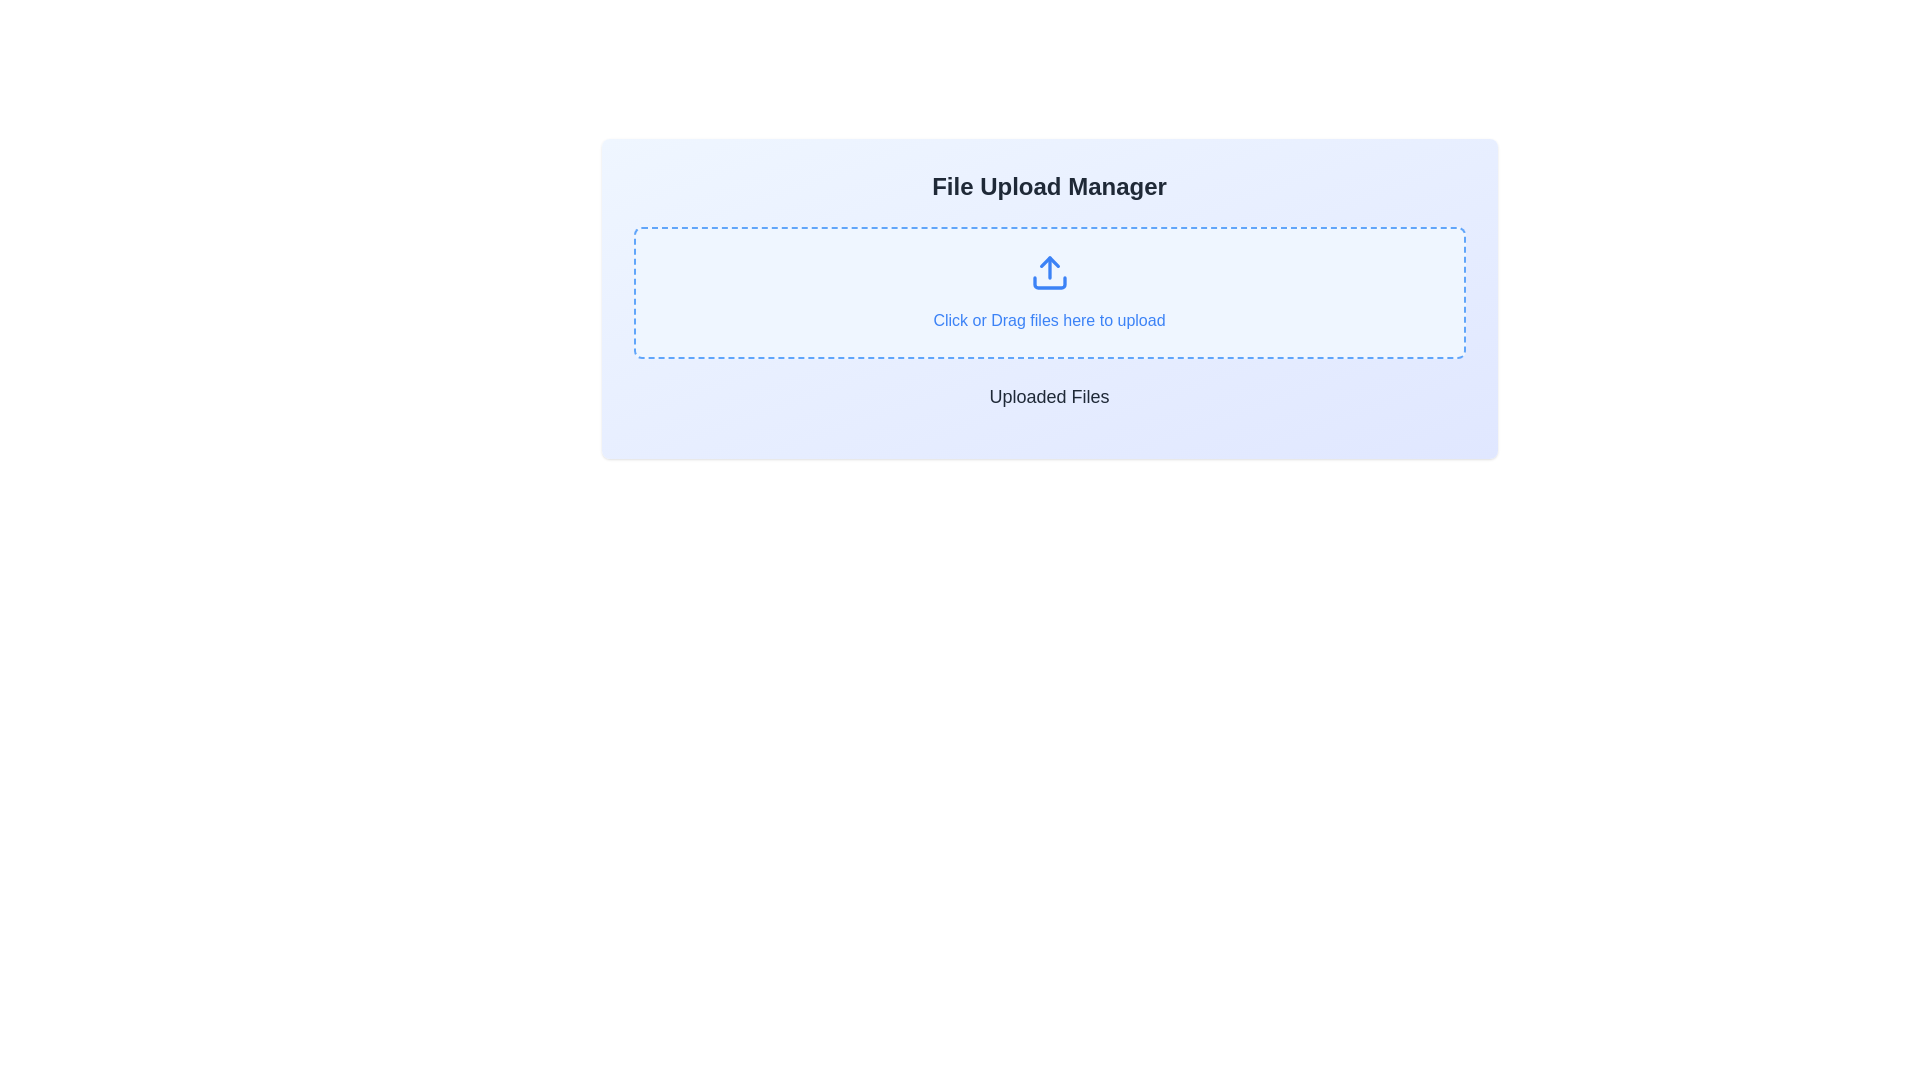 The image size is (1920, 1080). Describe the element at coordinates (1048, 282) in the screenshot. I see `the lower curved part of the upload icon, which is a blue rectangular shape with rounded corners, located at the center of the file uploading interface` at that location.